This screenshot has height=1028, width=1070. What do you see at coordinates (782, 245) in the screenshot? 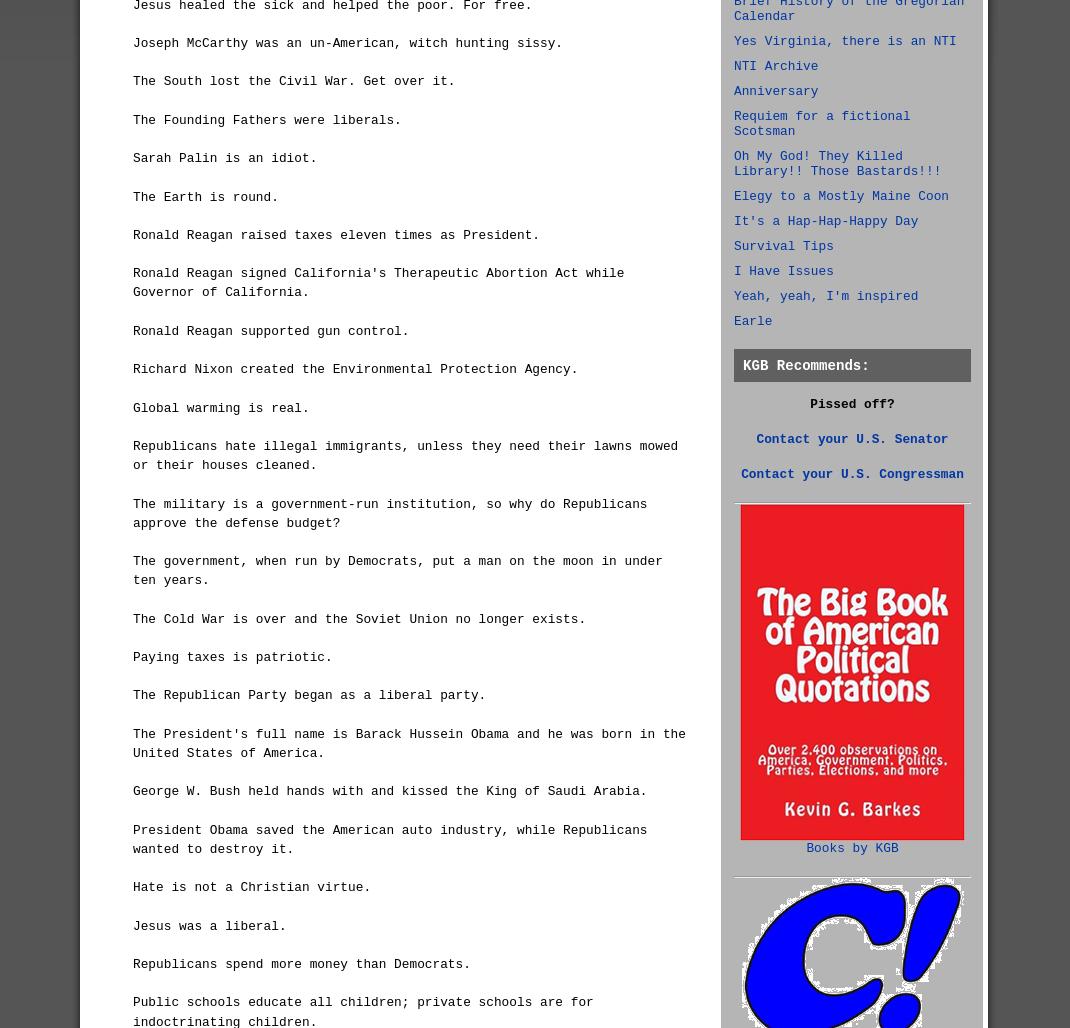
I see `'Survival Tips'` at bounding box center [782, 245].